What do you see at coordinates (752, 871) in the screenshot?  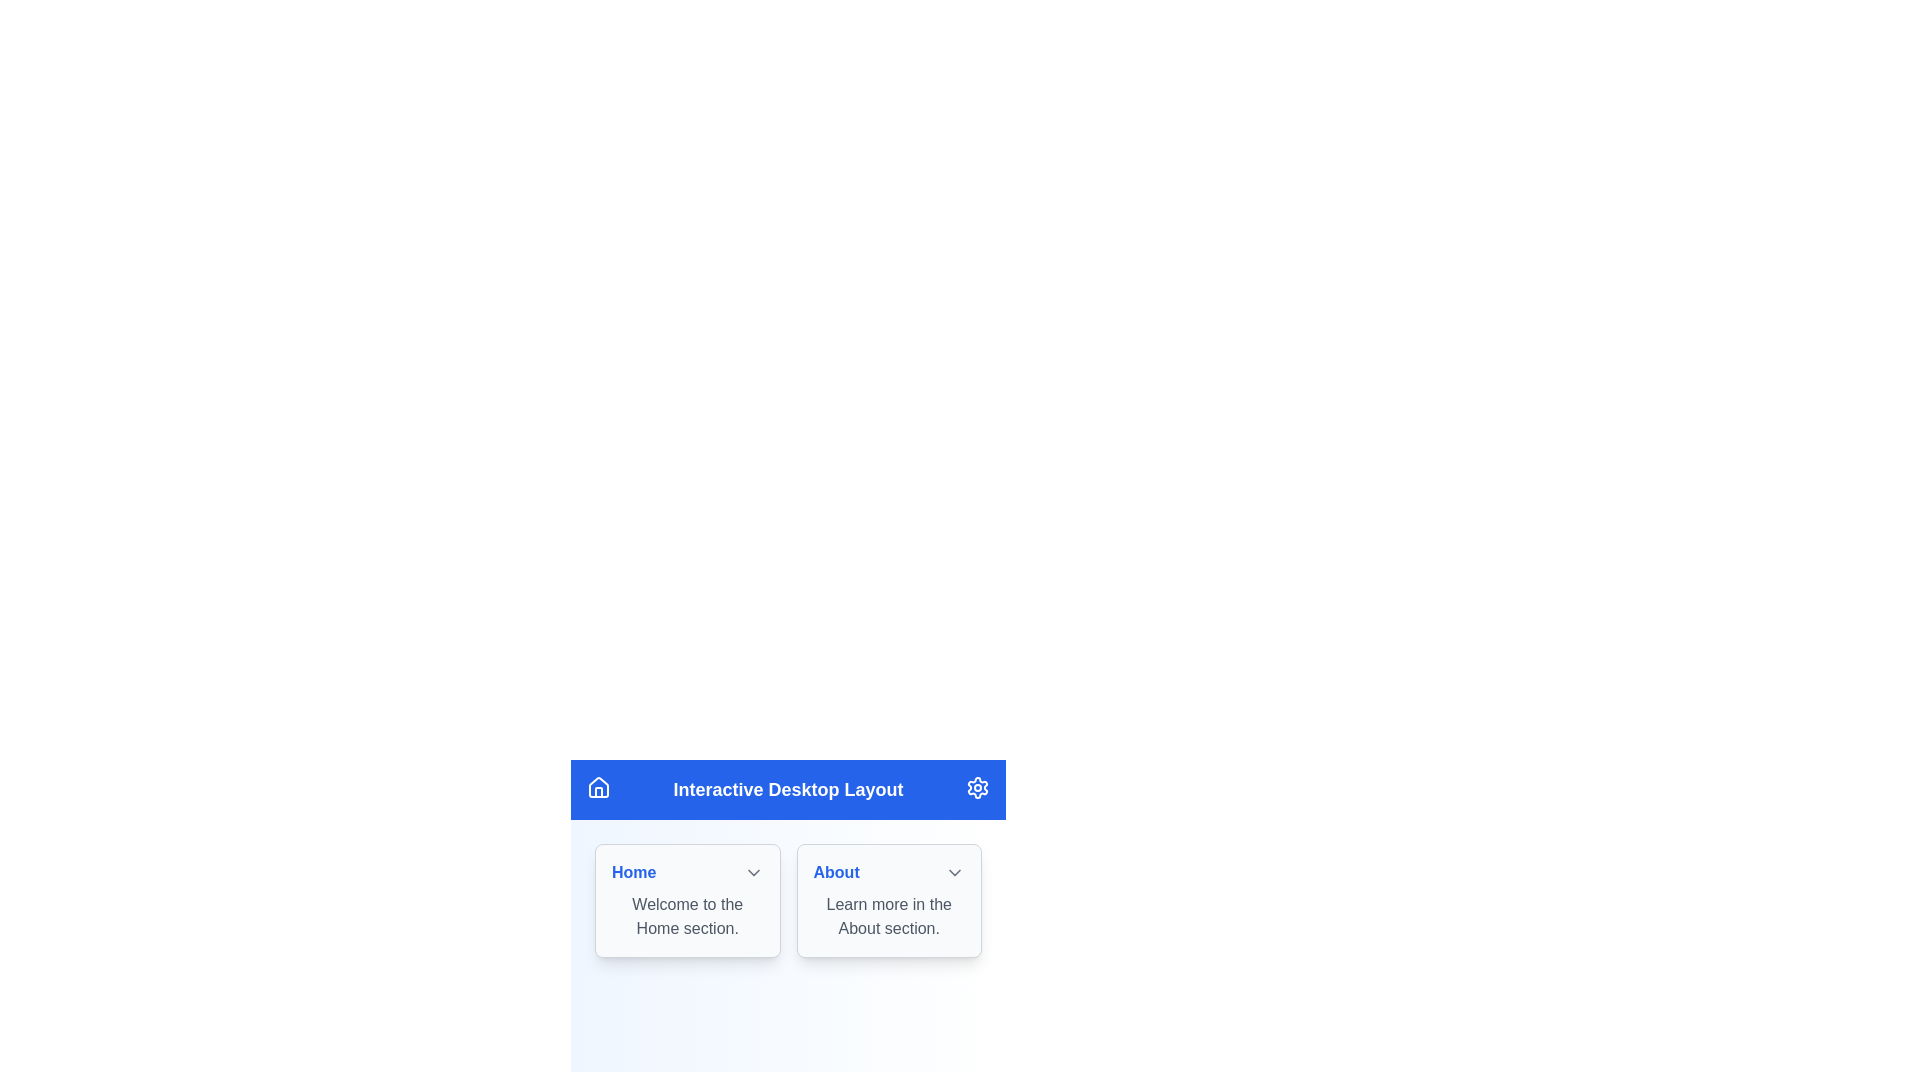 I see `the downward-facing gray chevron icon located to the right of the 'Home' text` at bounding box center [752, 871].